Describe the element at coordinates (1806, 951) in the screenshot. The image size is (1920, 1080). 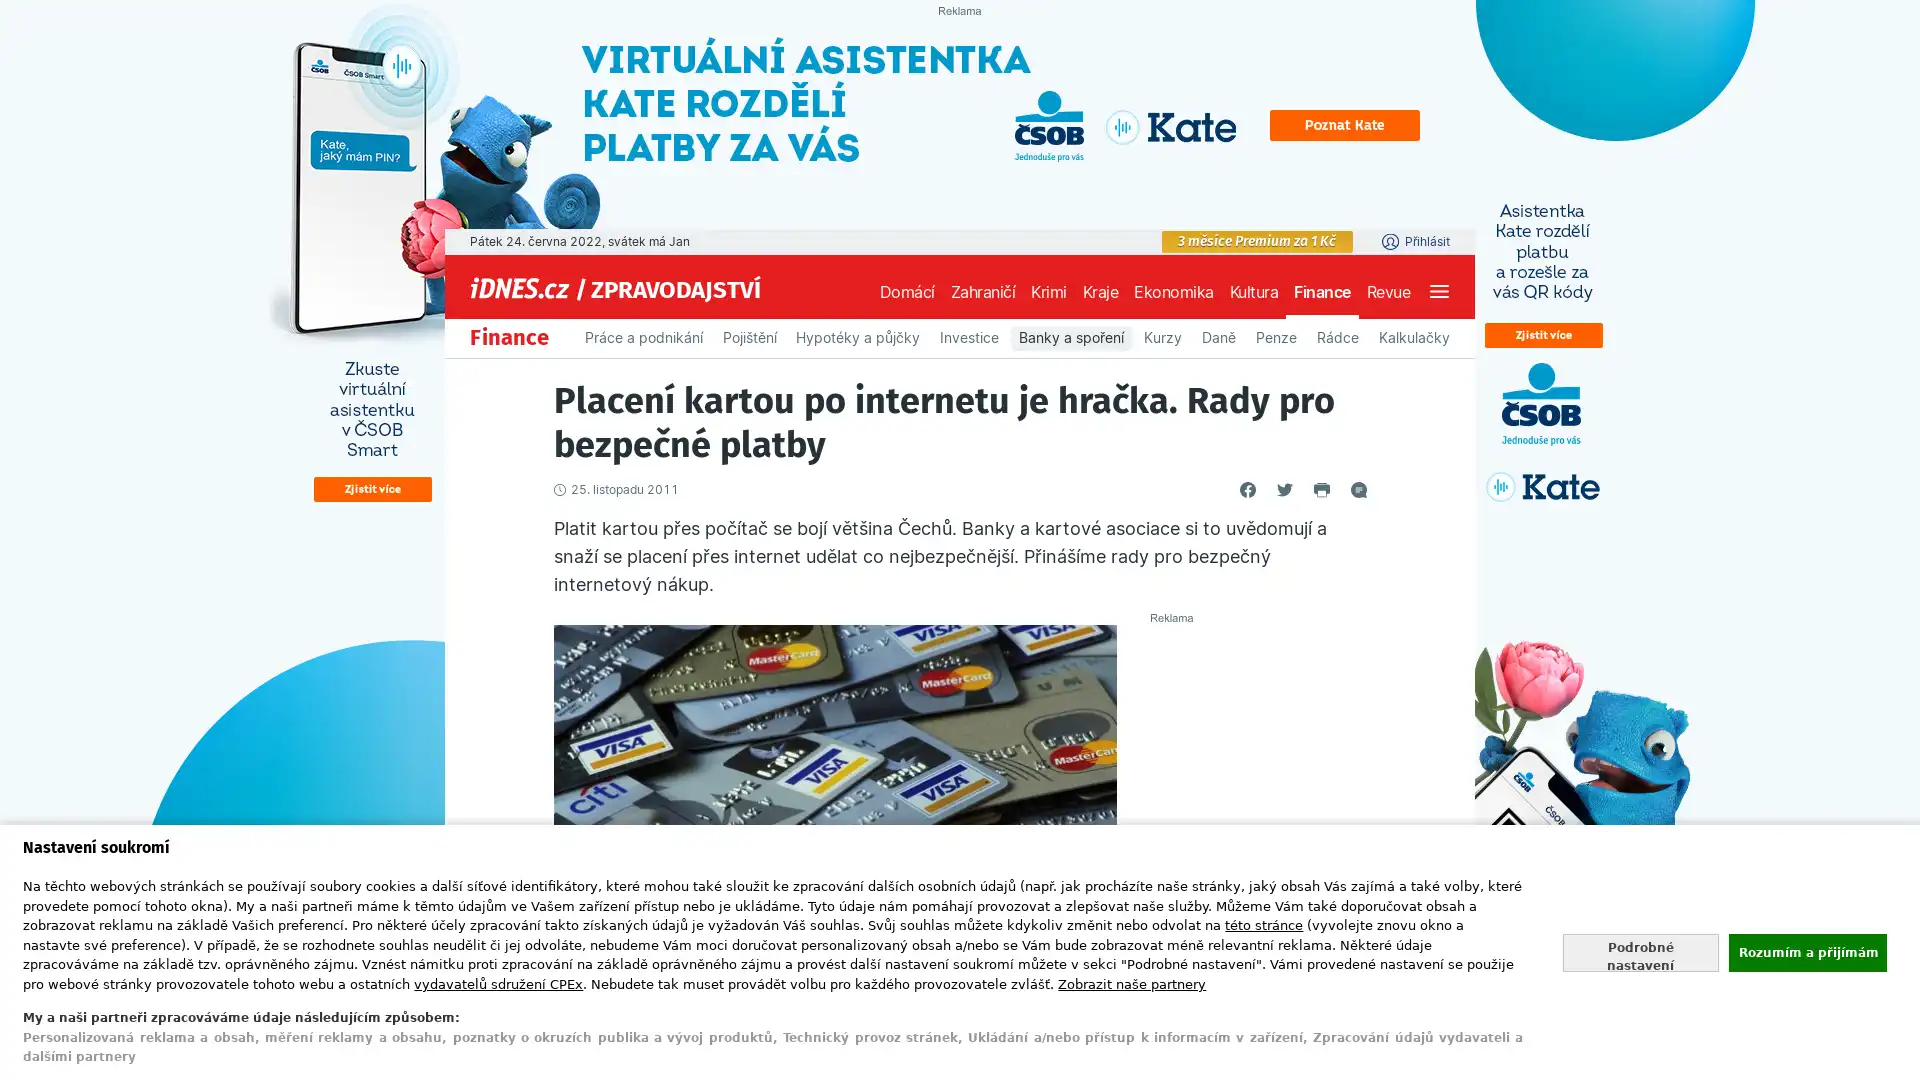
I see `Souhlasit s nasim zpracovanim udaju a zavrit` at that location.